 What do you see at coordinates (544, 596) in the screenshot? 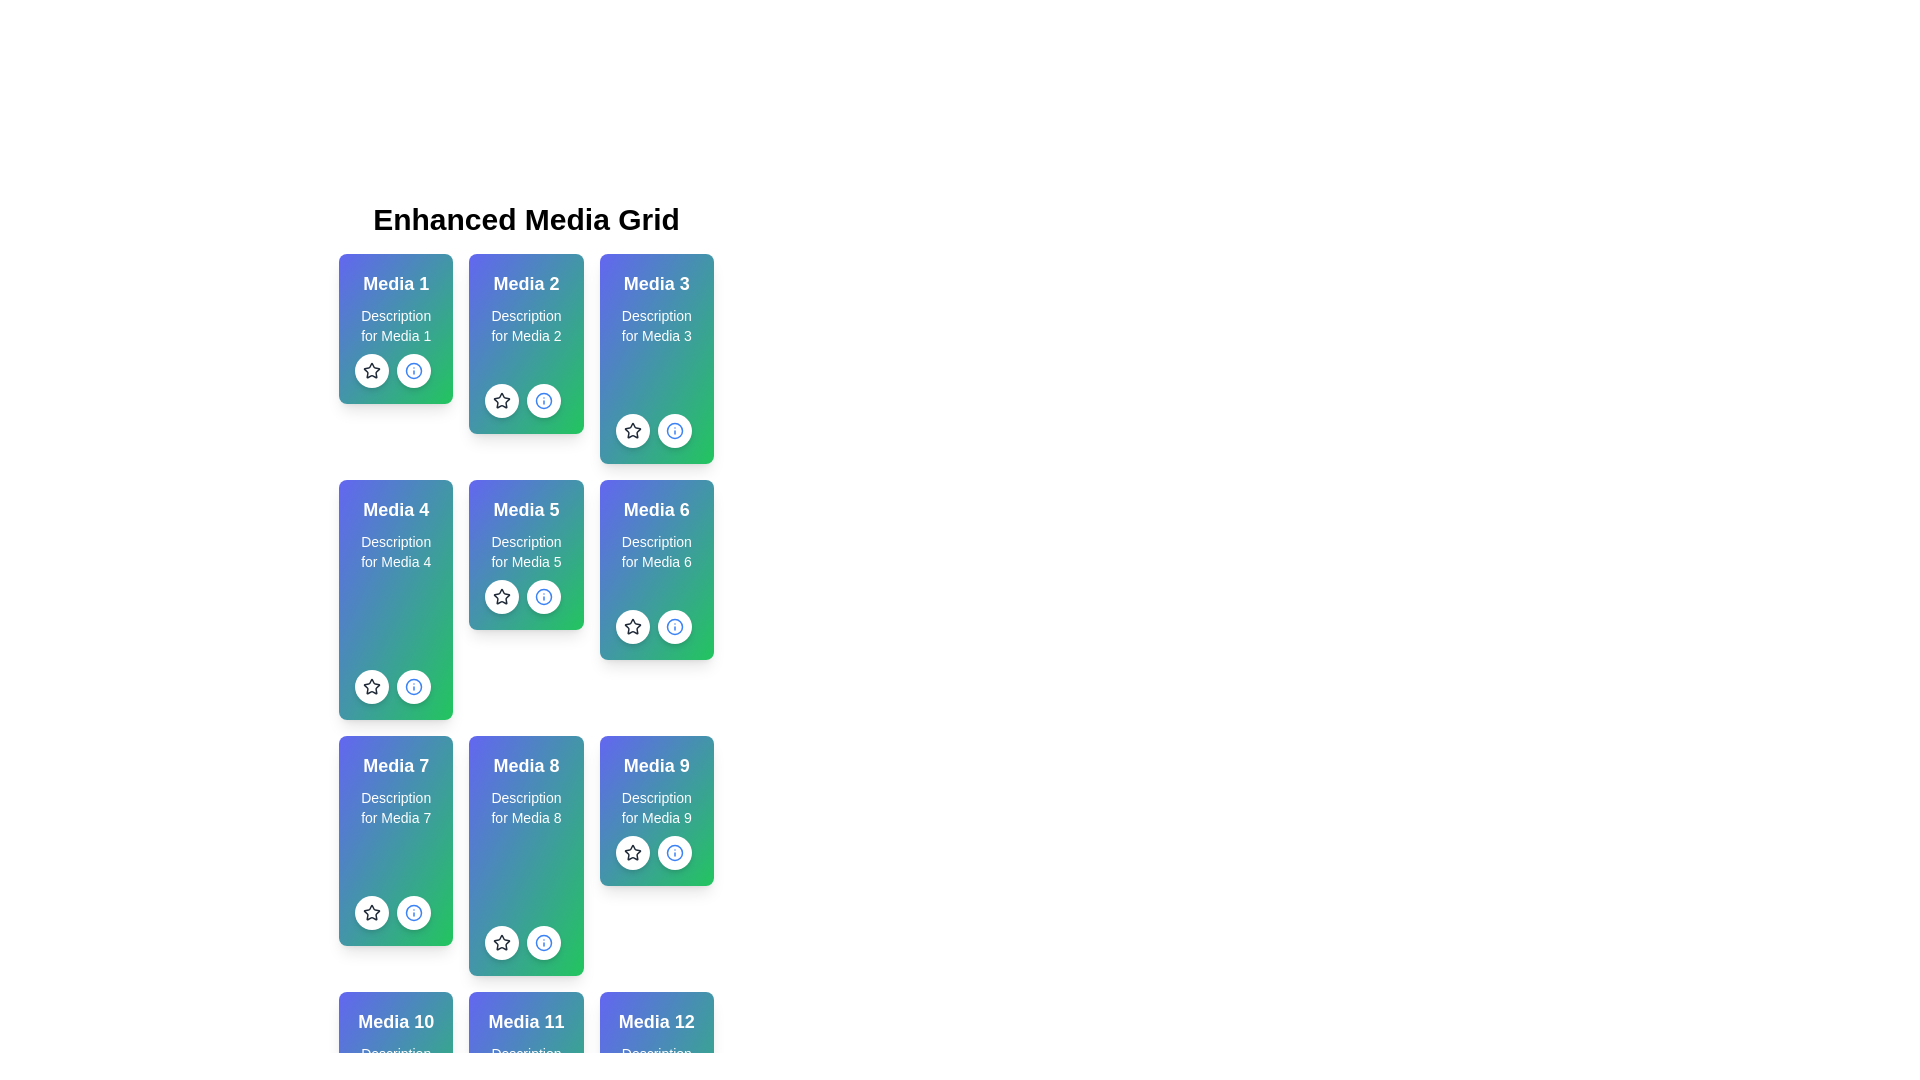
I see `the circular button with a blue border and a white background, containing an 'i' icon in blue, located at the bottom-right corner of the Media 5 card` at bounding box center [544, 596].